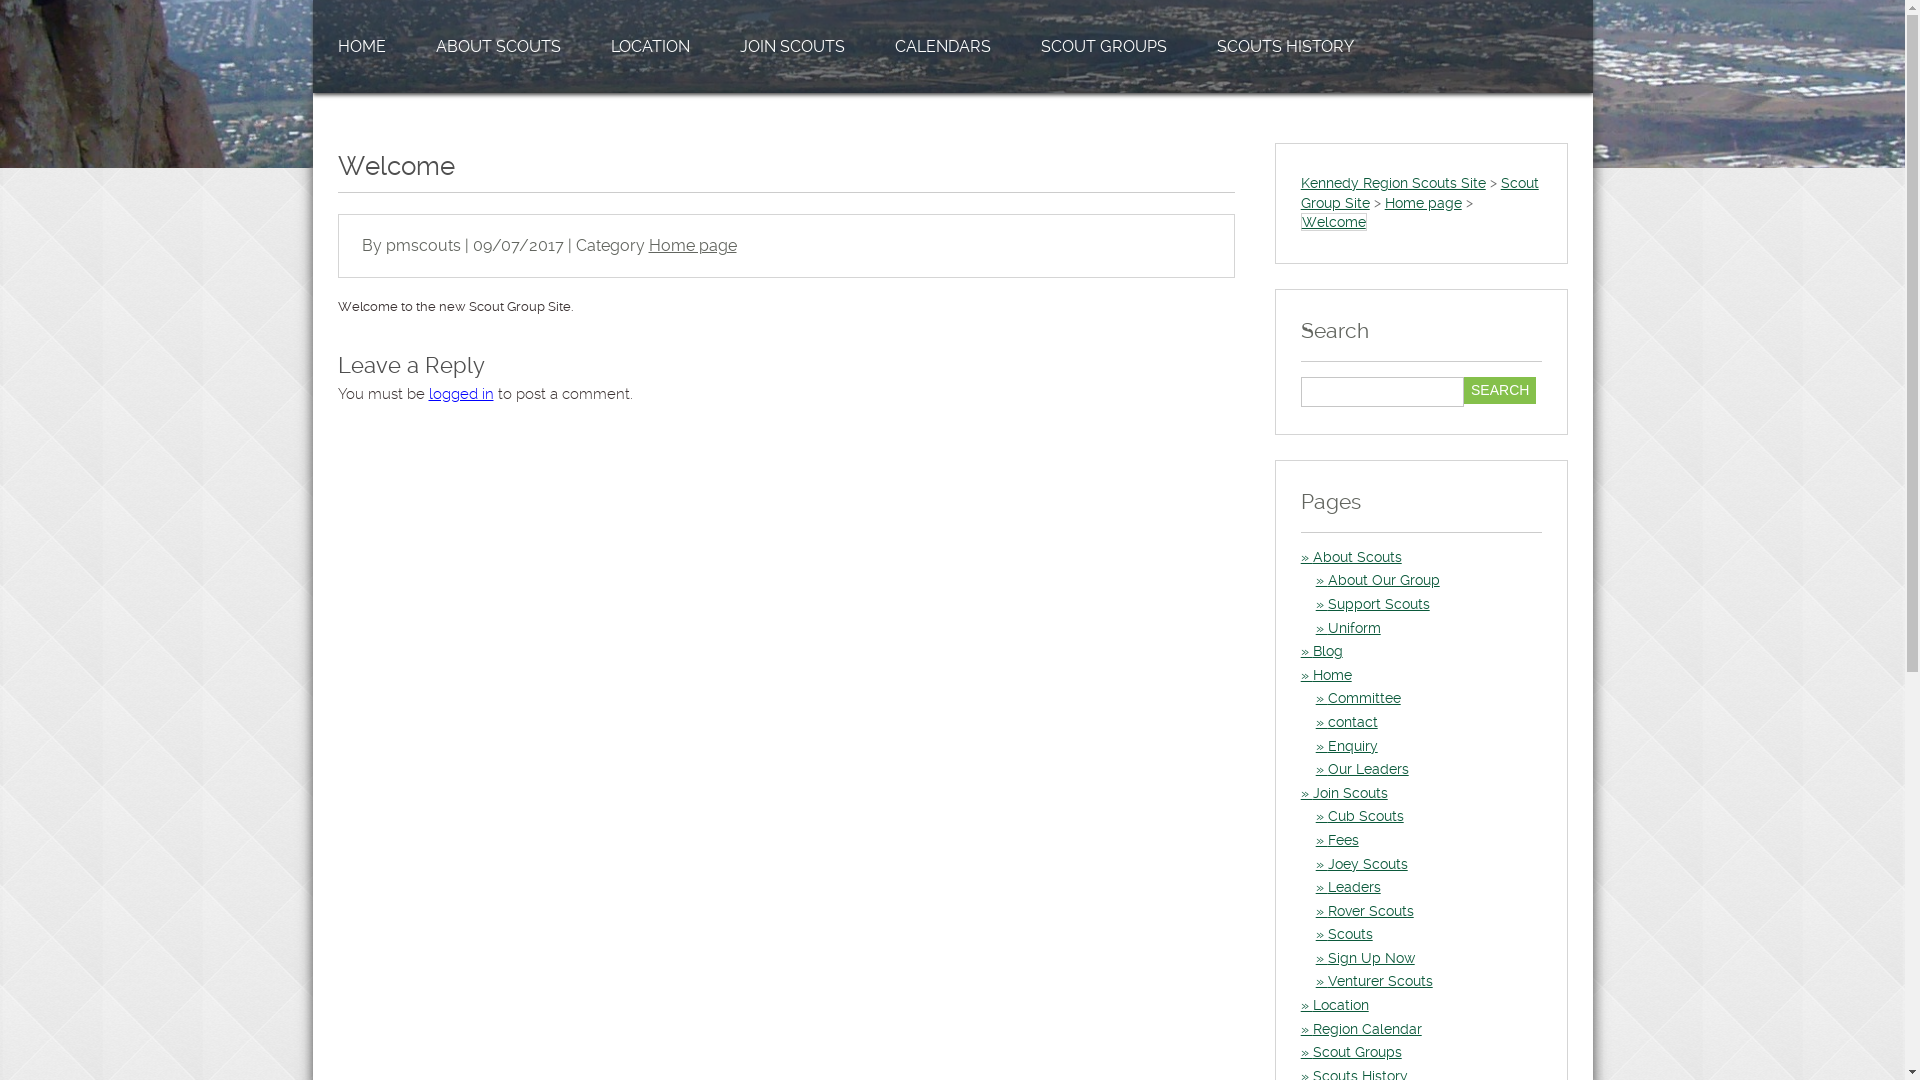 The height and width of the screenshot is (1080, 1920). What do you see at coordinates (360, 45) in the screenshot?
I see `'HOME'` at bounding box center [360, 45].